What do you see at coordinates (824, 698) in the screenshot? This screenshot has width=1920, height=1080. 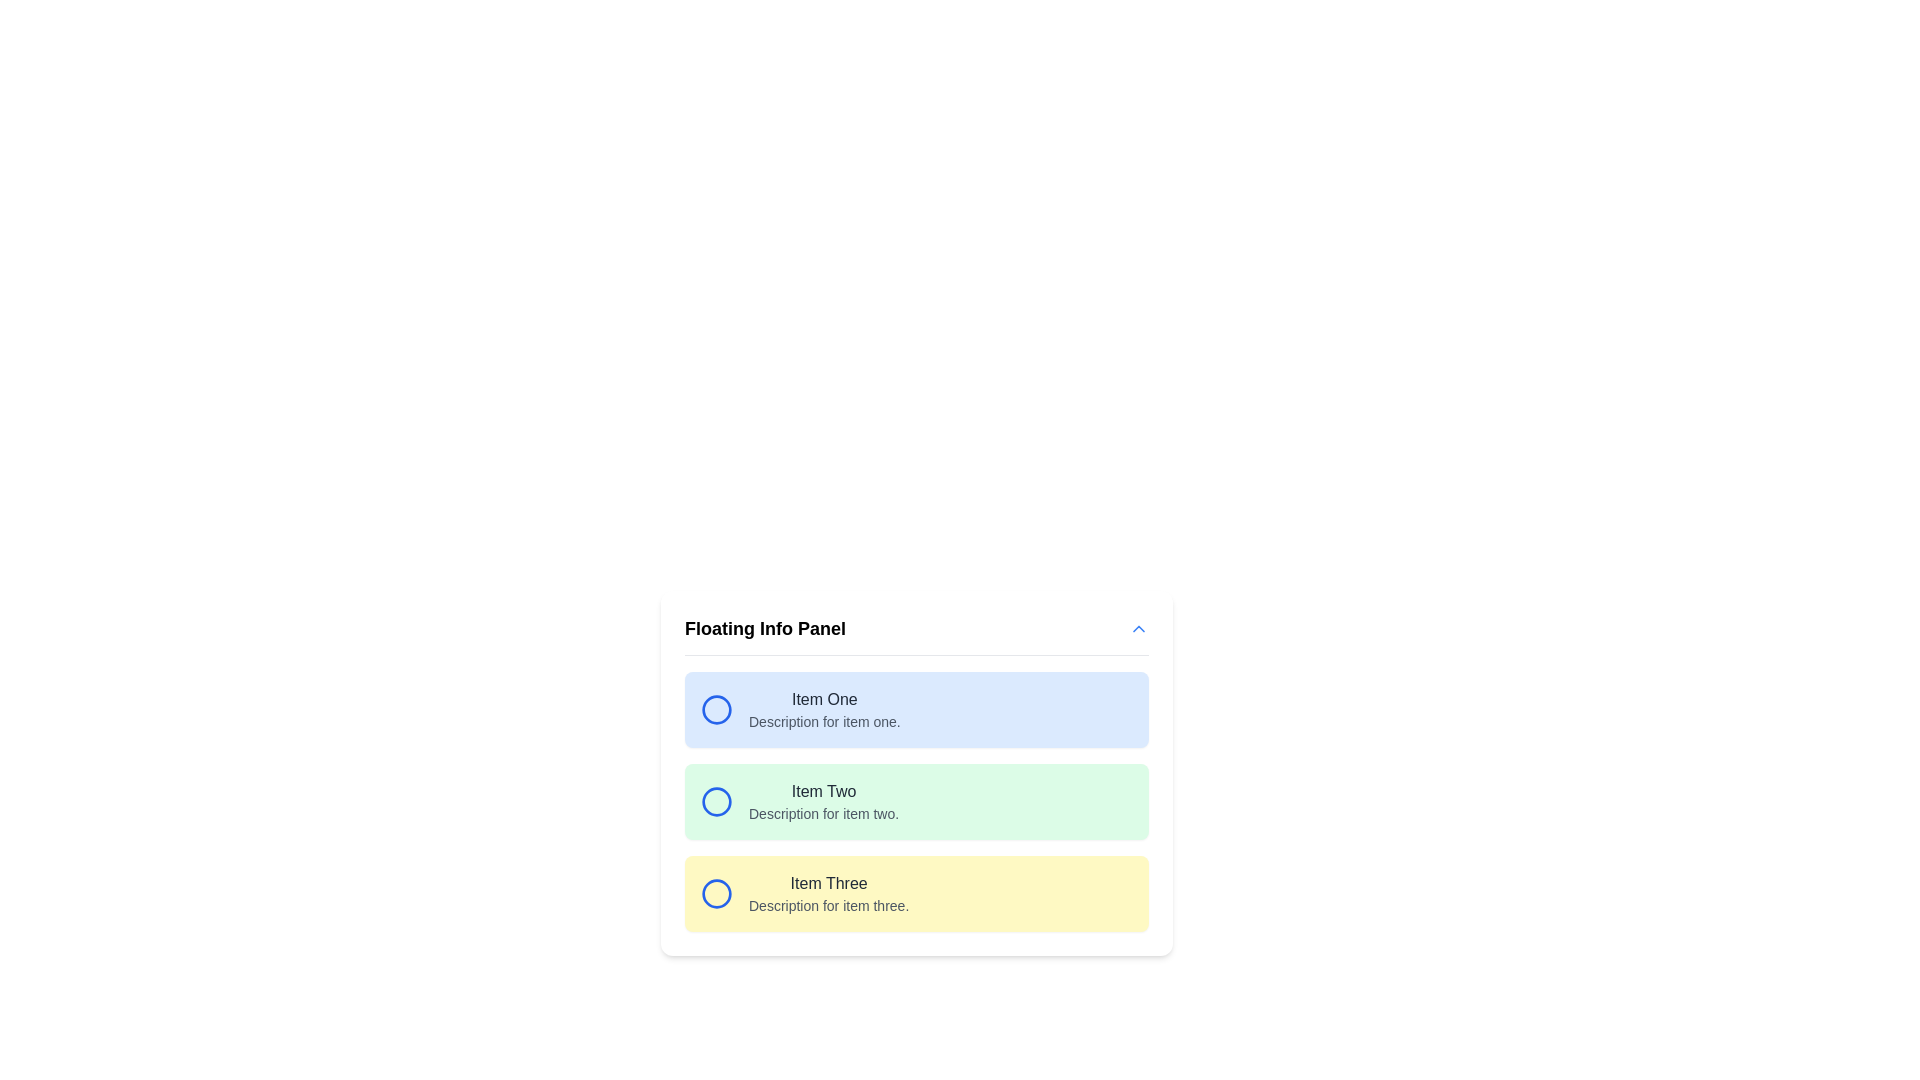 I see `the text label displaying 'Item One' located in the first item block of the floating info panel with a gray color and medium font weight` at bounding box center [824, 698].